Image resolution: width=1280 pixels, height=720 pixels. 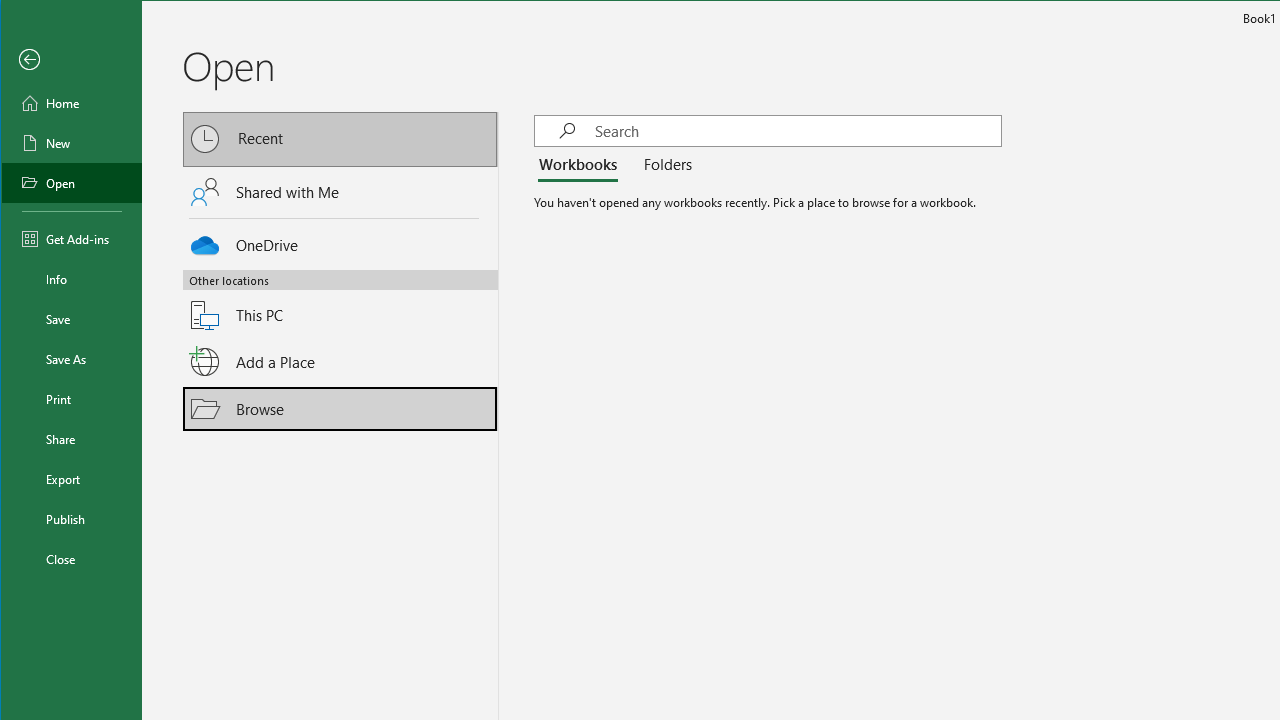 What do you see at coordinates (341, 361) in the screenshot?
I see `'Add a Place'` at bounding box center [341, 361].